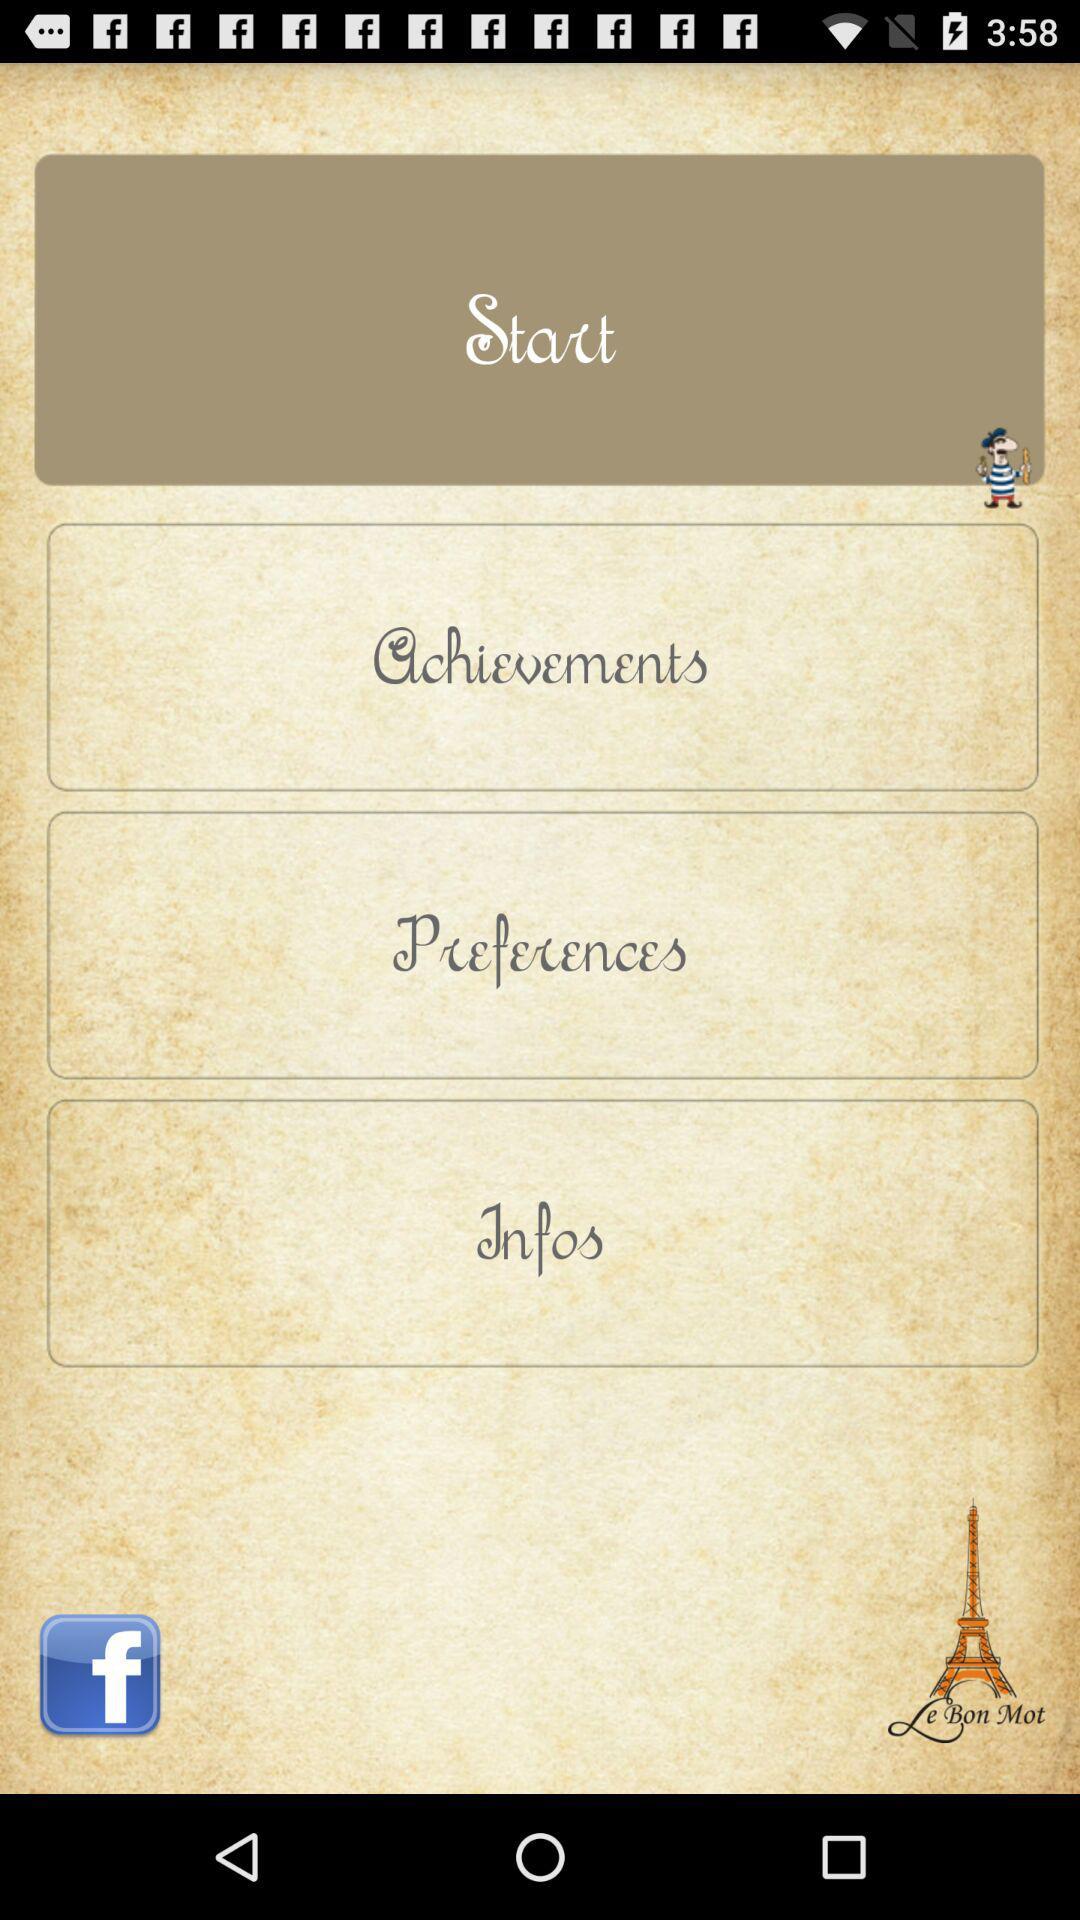 The width and height of the screenshot is (1080, 1920). What do you see at coordinates (540, 943) in the screenshot?
I see `icon below achievements icon` at bounding box center [540, 943].